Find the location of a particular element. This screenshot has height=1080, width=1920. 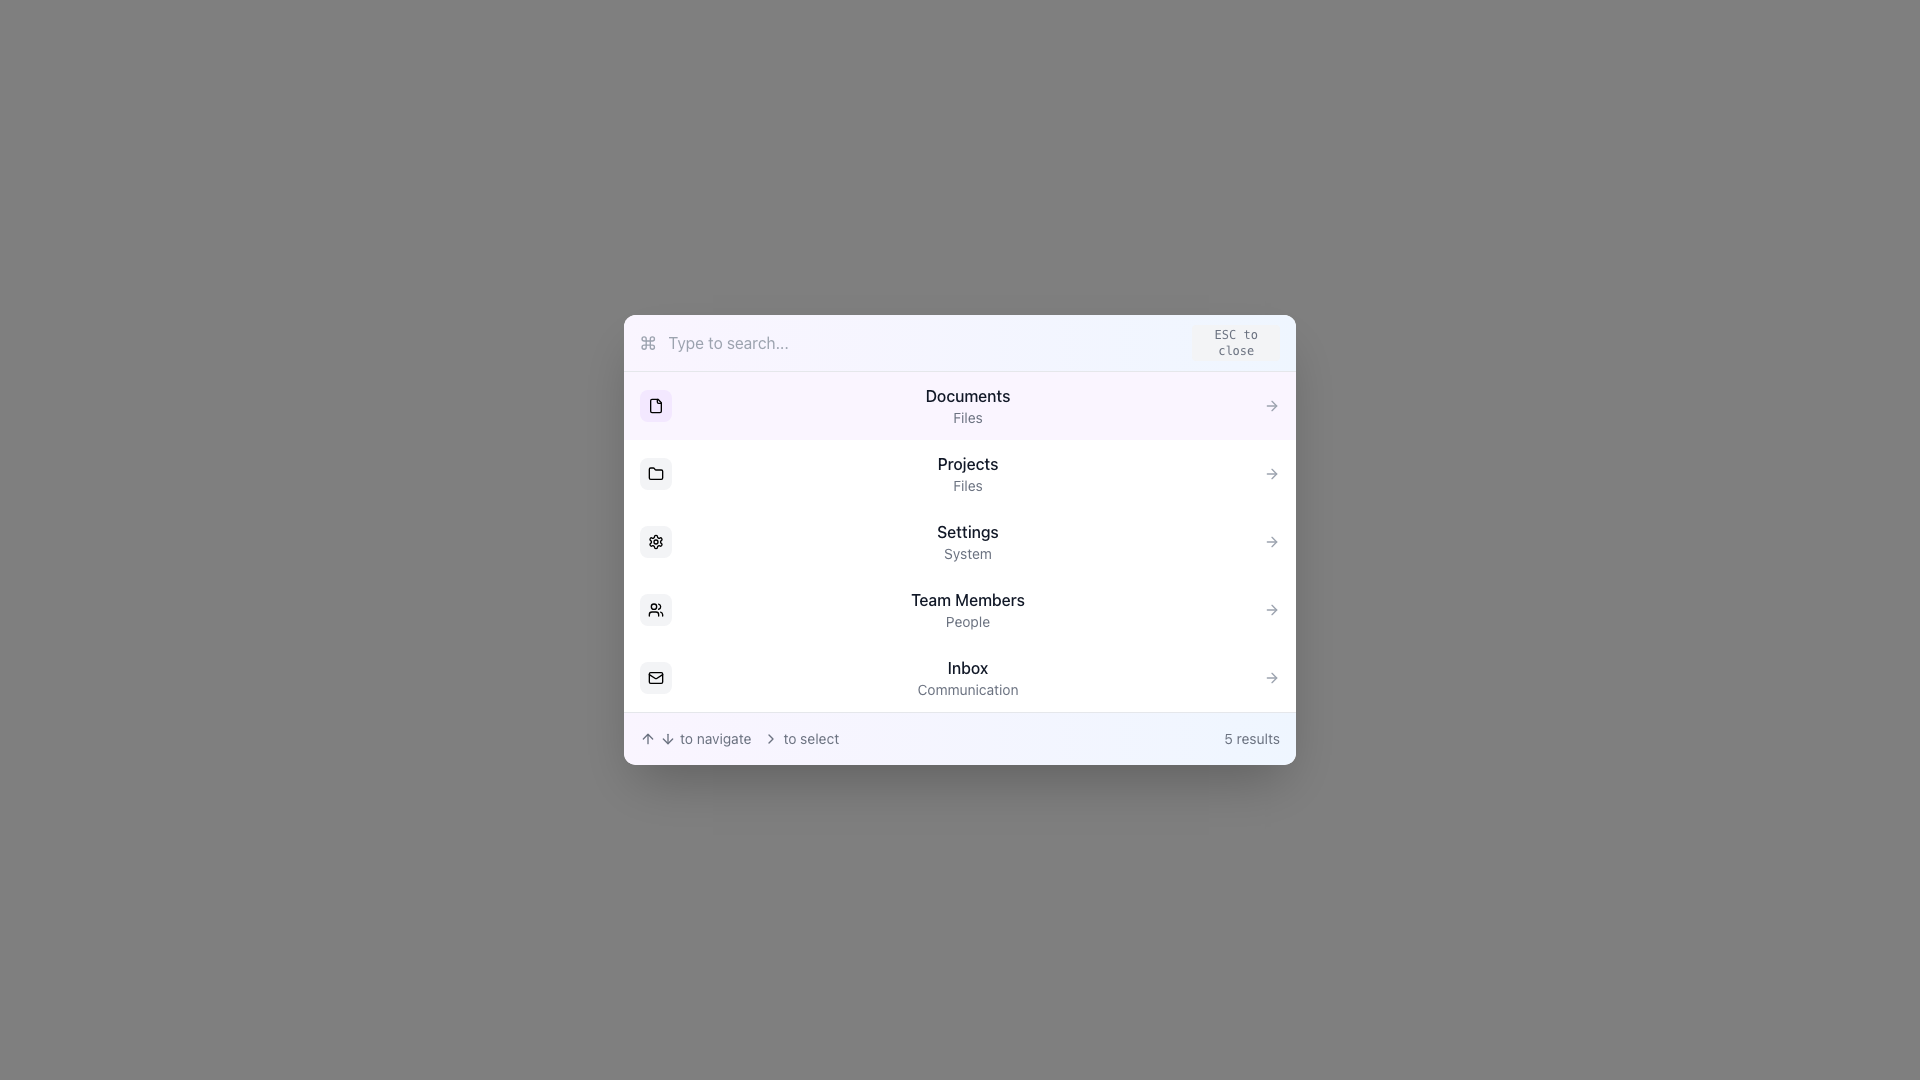

the SVG icon indicating navigation or interaction located to the right of the 'Documents' label is located at coordinates (1273, 405).